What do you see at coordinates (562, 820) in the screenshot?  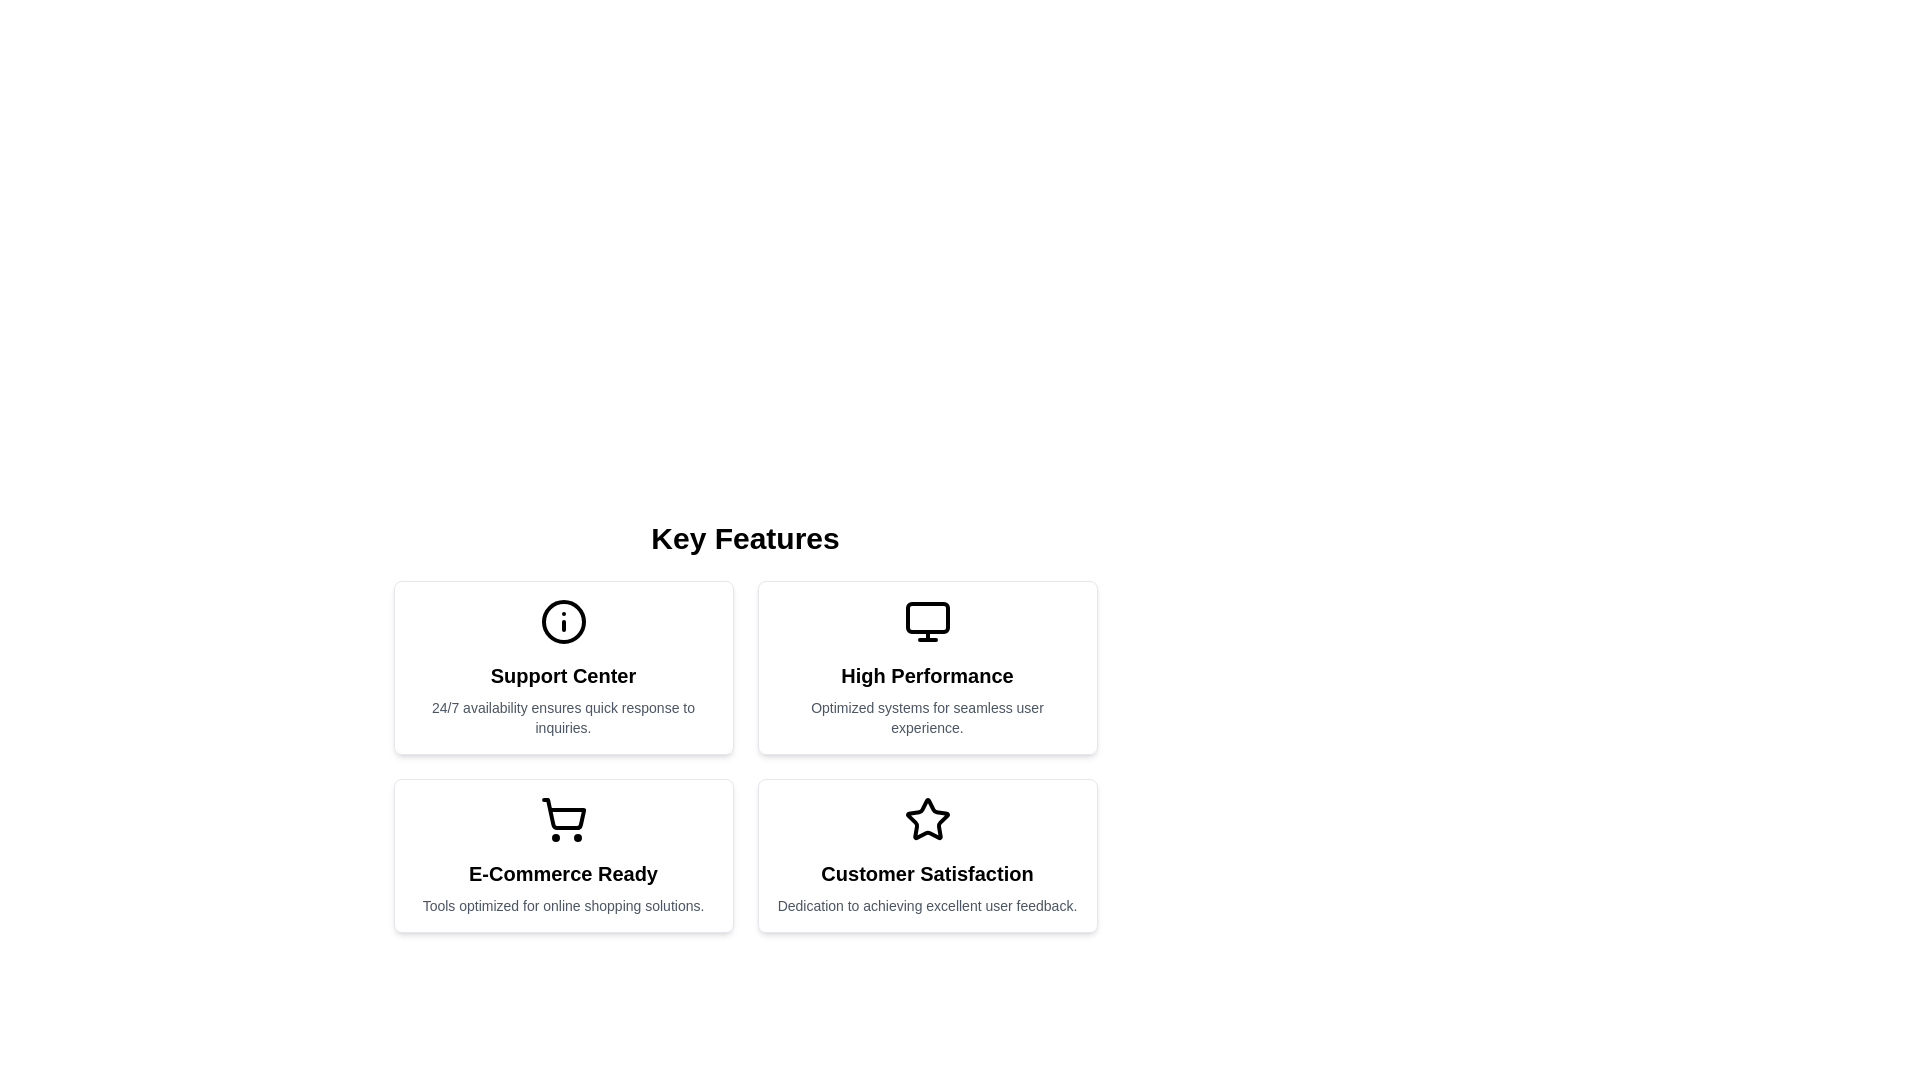 I see `the 'E-Commerce Ready' icon located in the lower left quadrant of the four-item grid under the 'Key Features' section` at bounding box center [562, 820].